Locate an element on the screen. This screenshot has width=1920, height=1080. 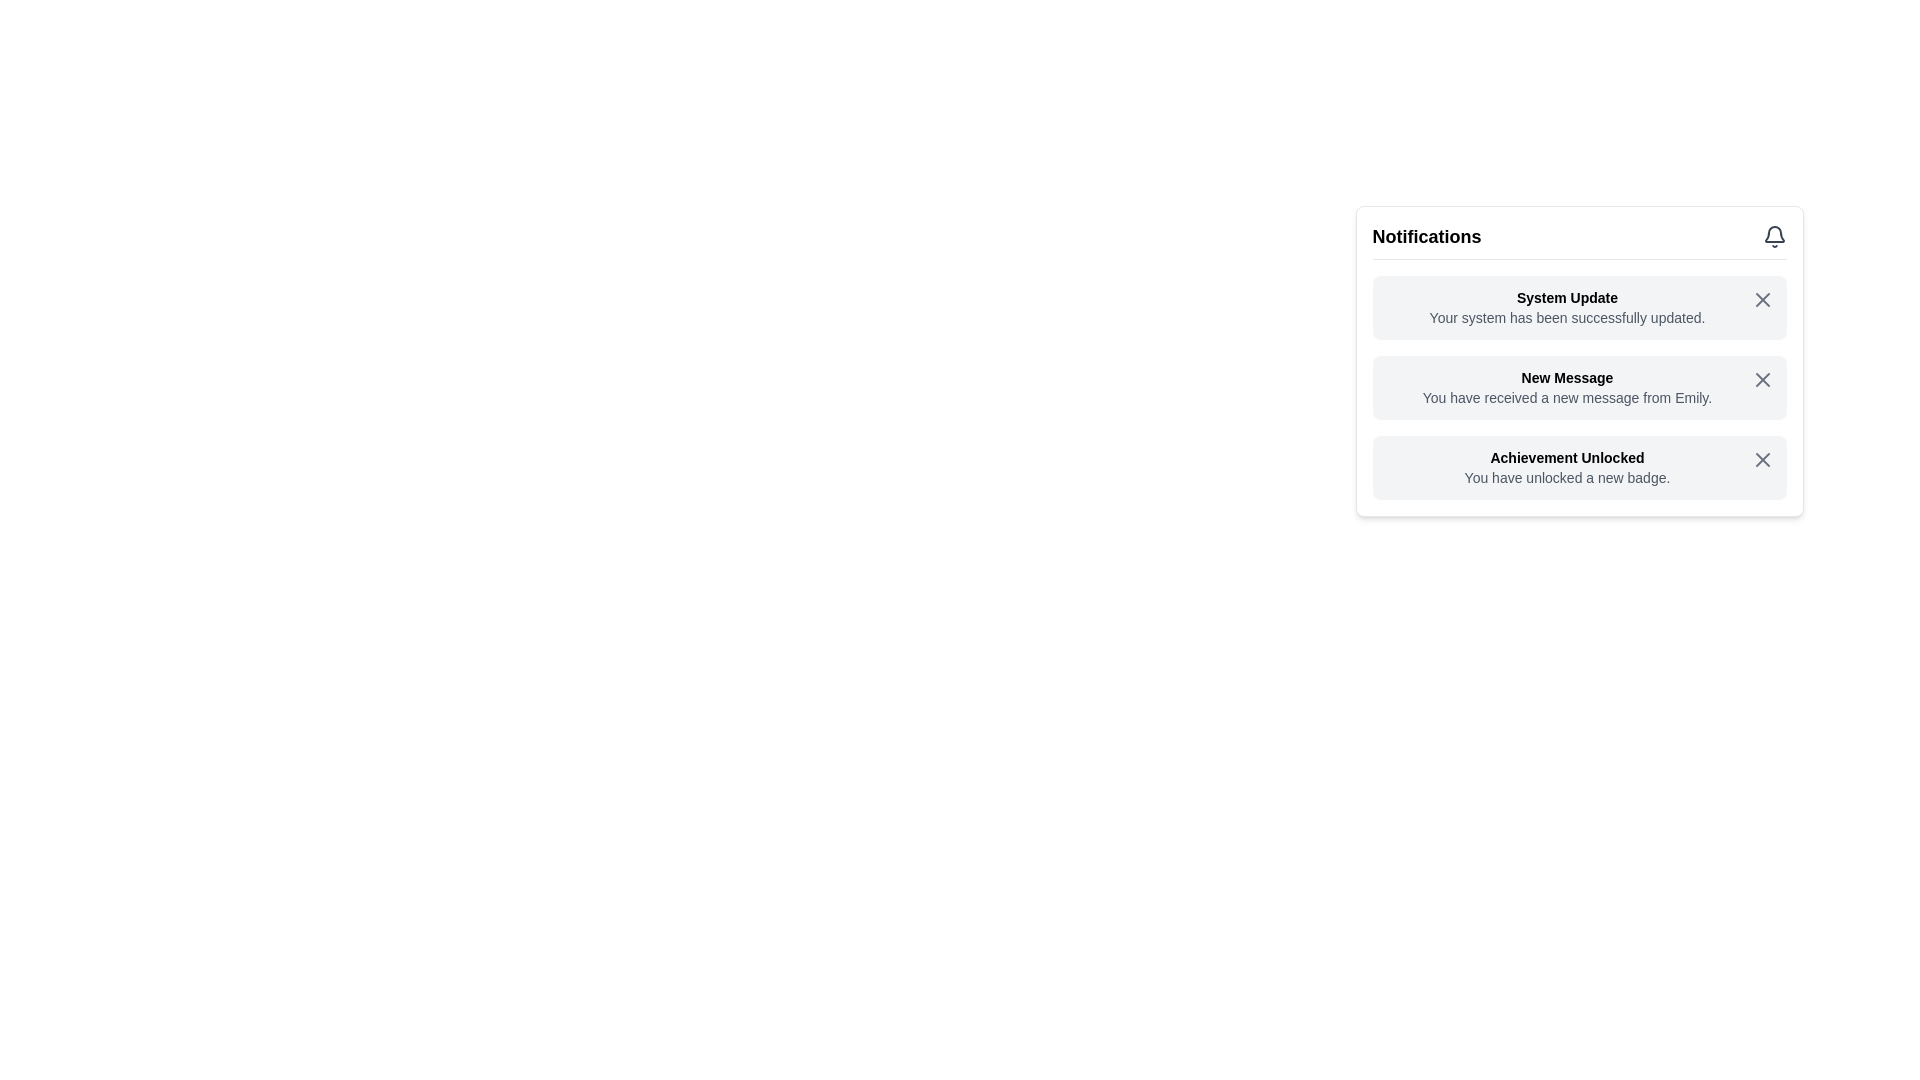
text content of the notification label that says 'You have received a new message from Emily.' is located at coordinates (1566, 397).